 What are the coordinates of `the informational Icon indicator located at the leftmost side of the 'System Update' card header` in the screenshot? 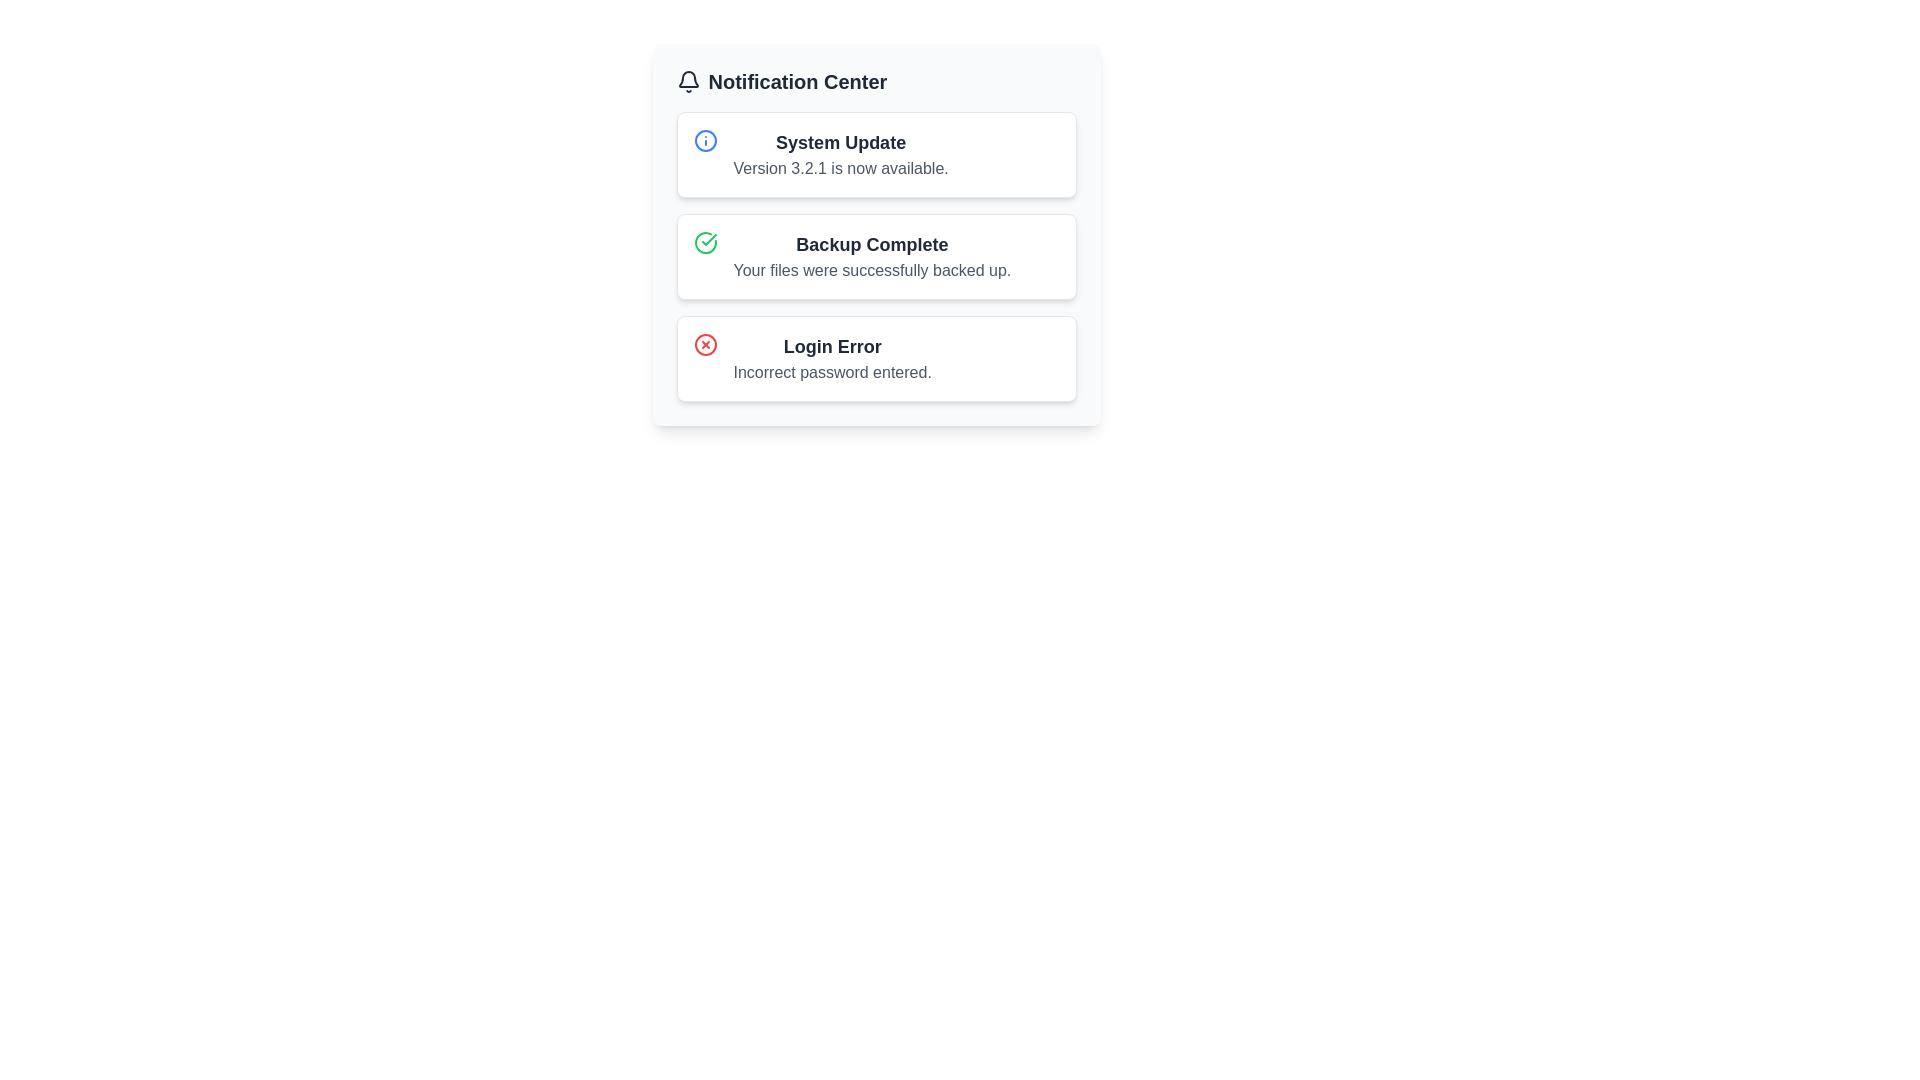 It's located at (705, 153).